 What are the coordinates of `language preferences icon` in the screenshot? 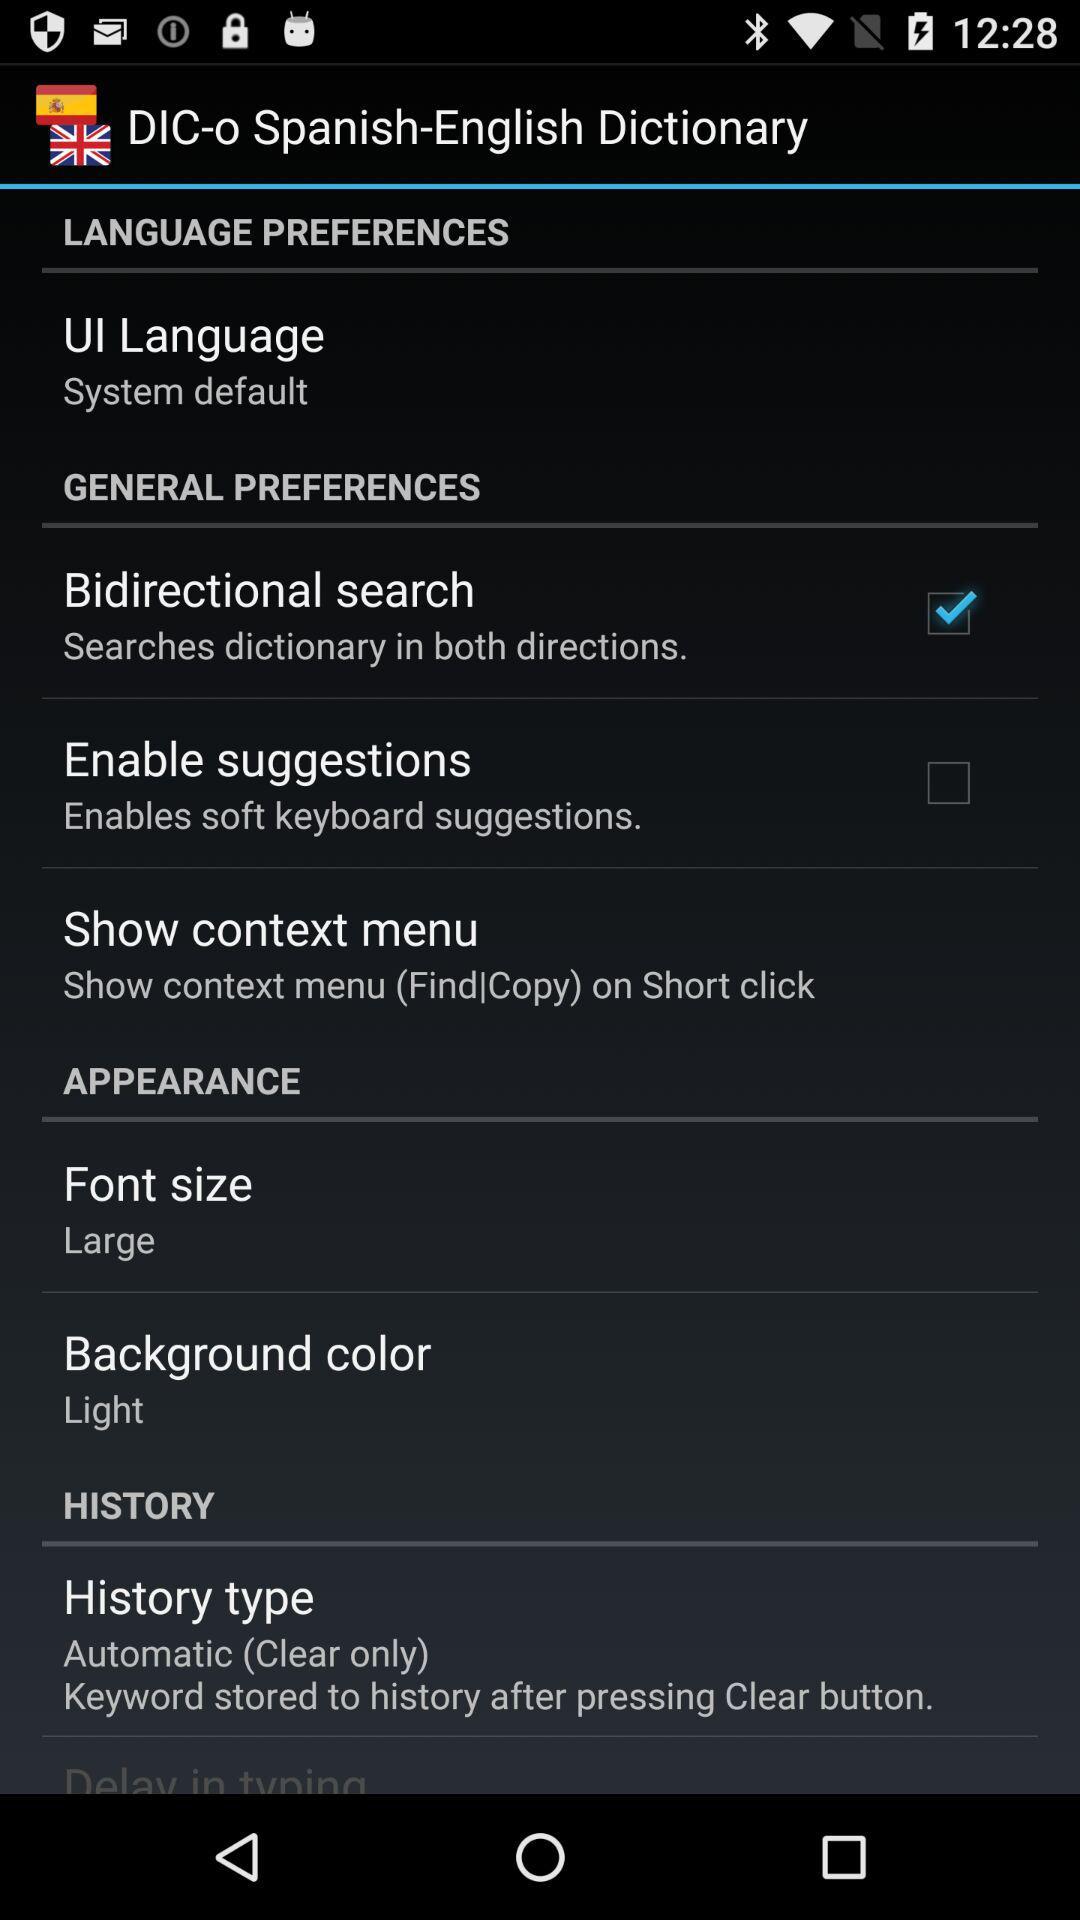 It's located at (540, 230).